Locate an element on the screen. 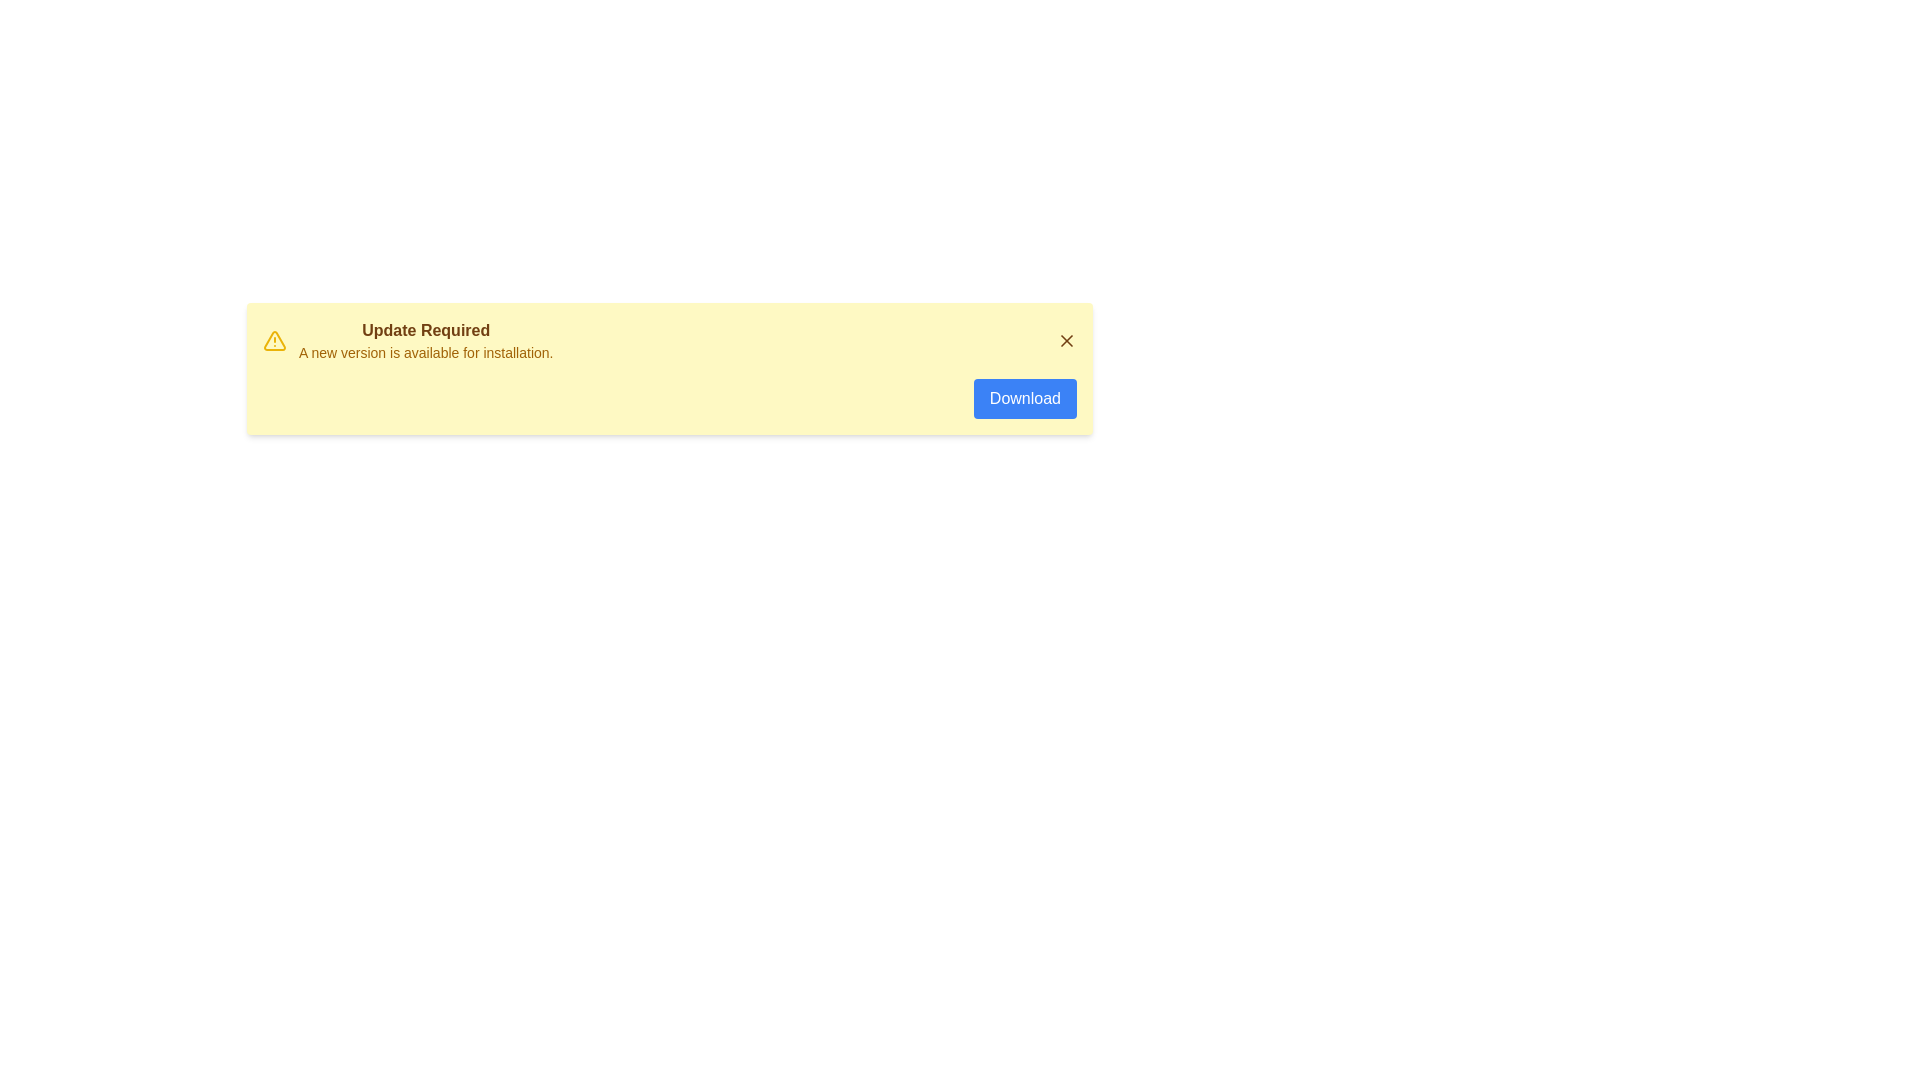 This screenshot has width=1920, height=1080. the alert icon to display the tooltip or focus effect is located at coordinates (273, 339).